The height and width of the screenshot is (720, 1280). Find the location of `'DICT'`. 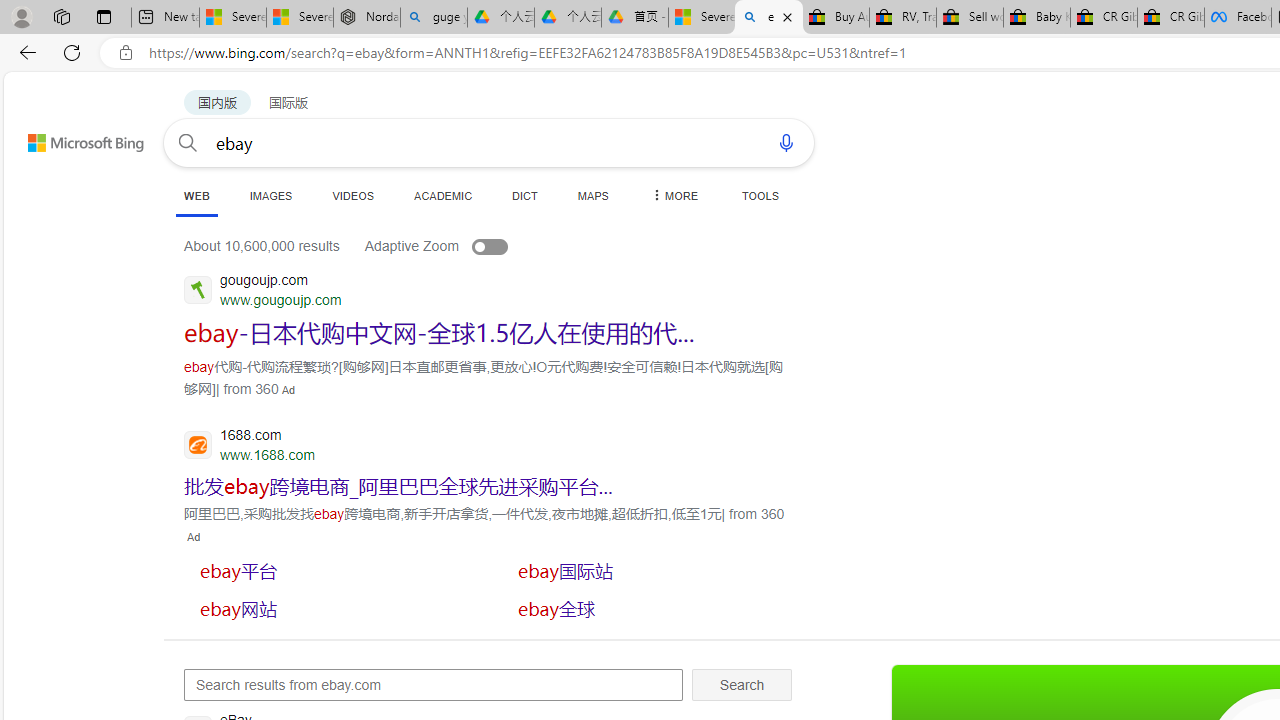

'DICT' is located at coordinates (525, 195).